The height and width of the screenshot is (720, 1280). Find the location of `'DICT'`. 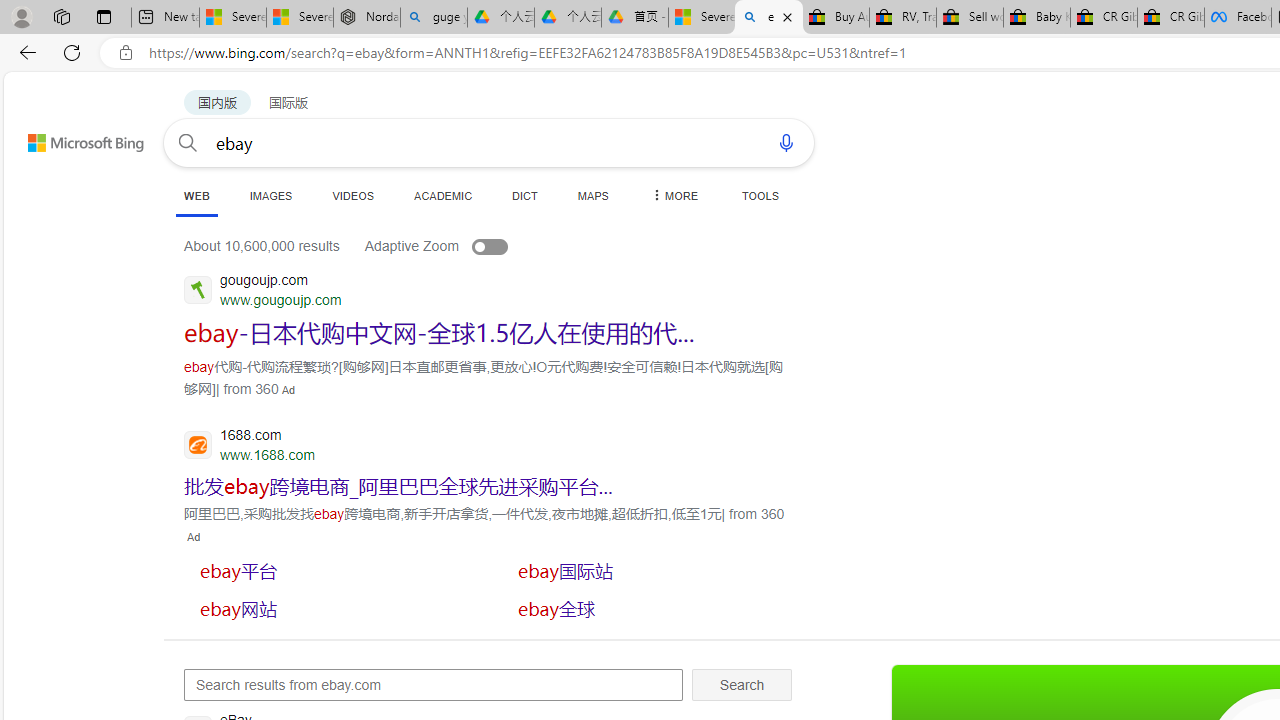

'DICT' is located at coordinates (525, 195).